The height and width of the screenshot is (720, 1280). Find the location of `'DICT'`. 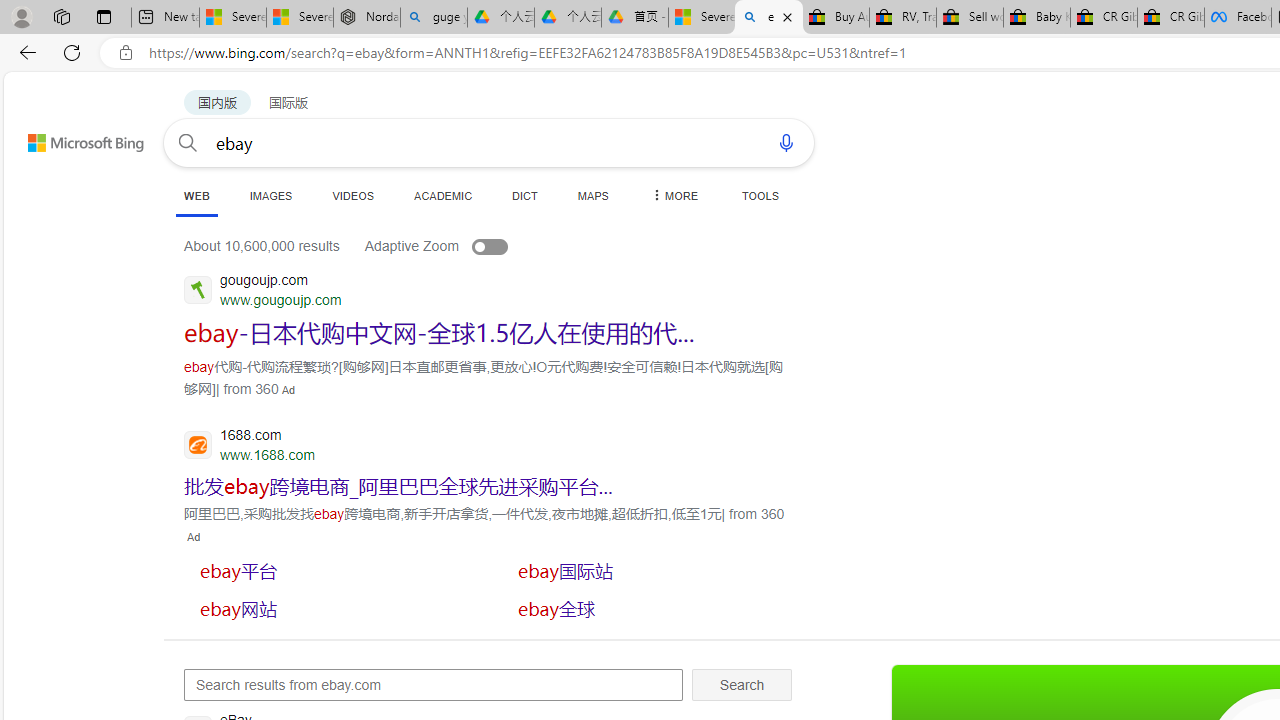

'DICT' is located at coordinates (525, 195).